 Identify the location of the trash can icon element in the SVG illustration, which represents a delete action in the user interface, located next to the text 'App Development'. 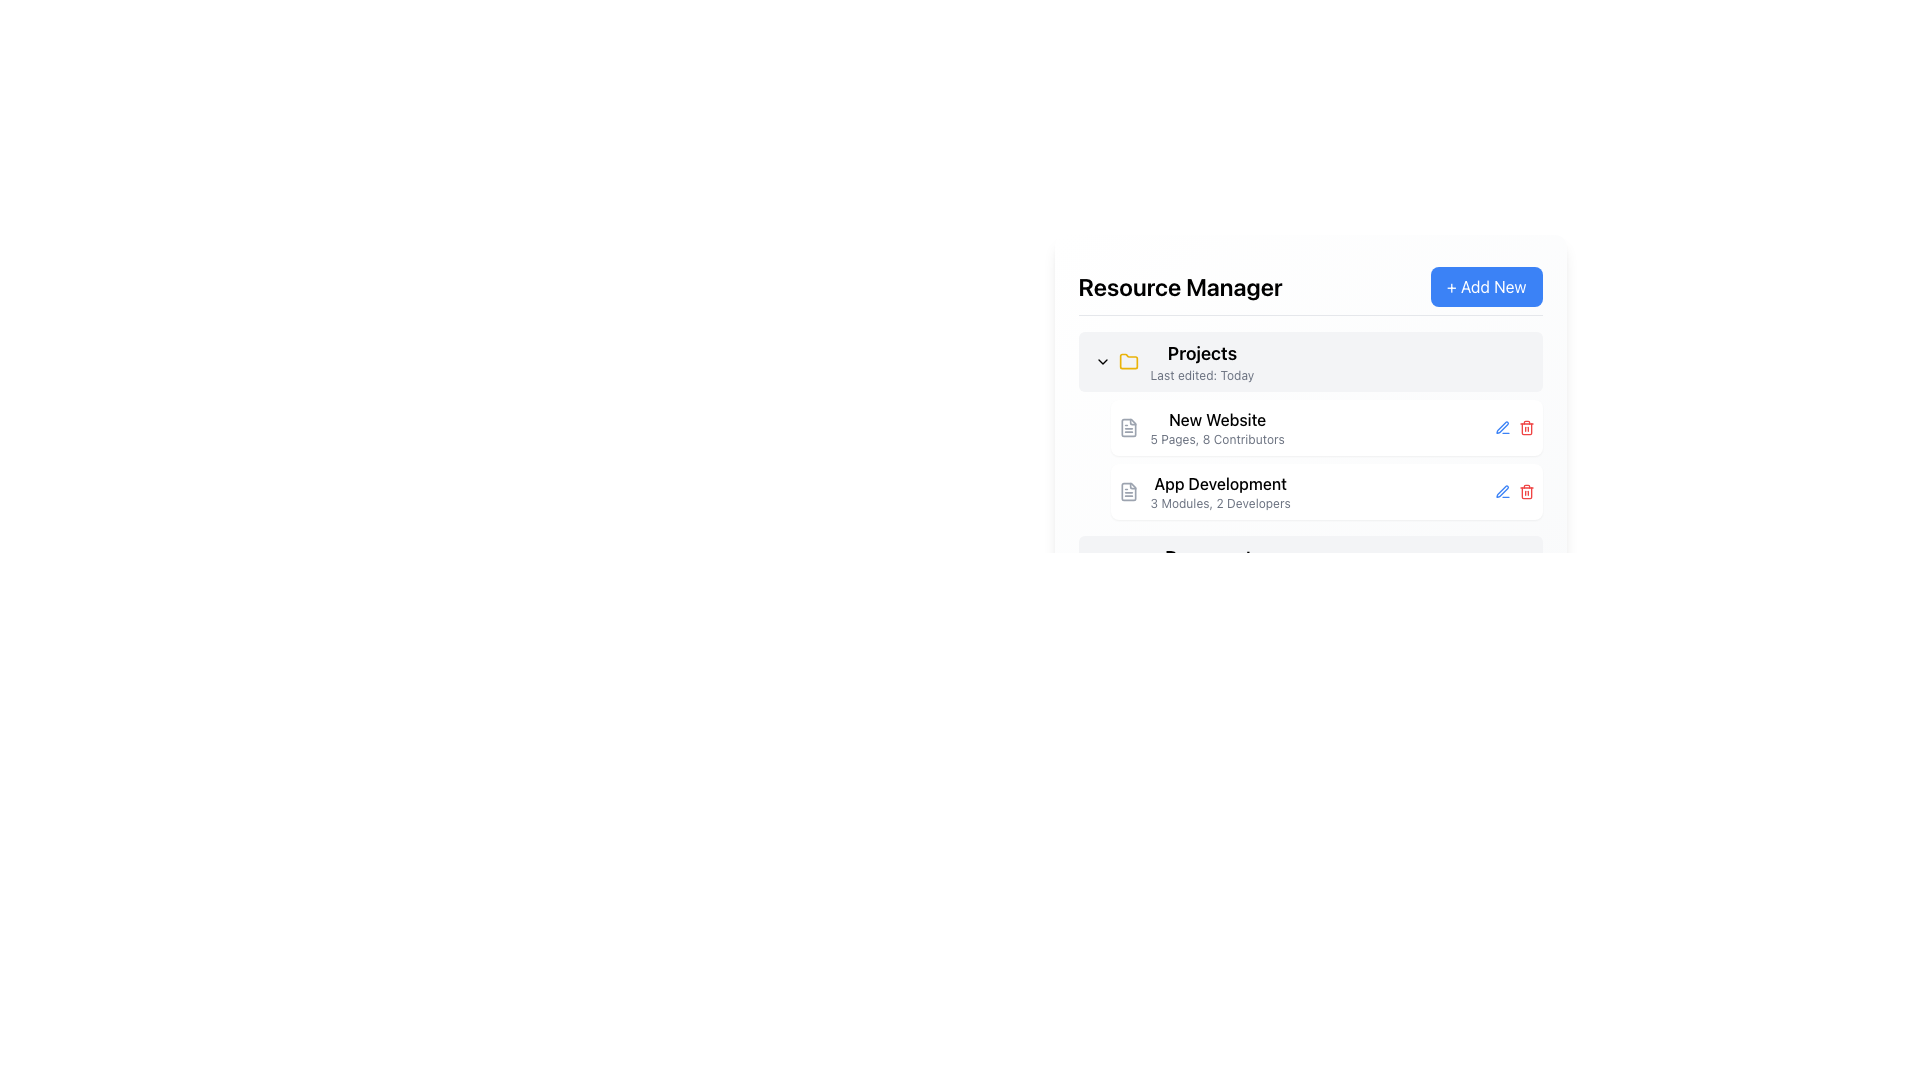
(1525, 493).